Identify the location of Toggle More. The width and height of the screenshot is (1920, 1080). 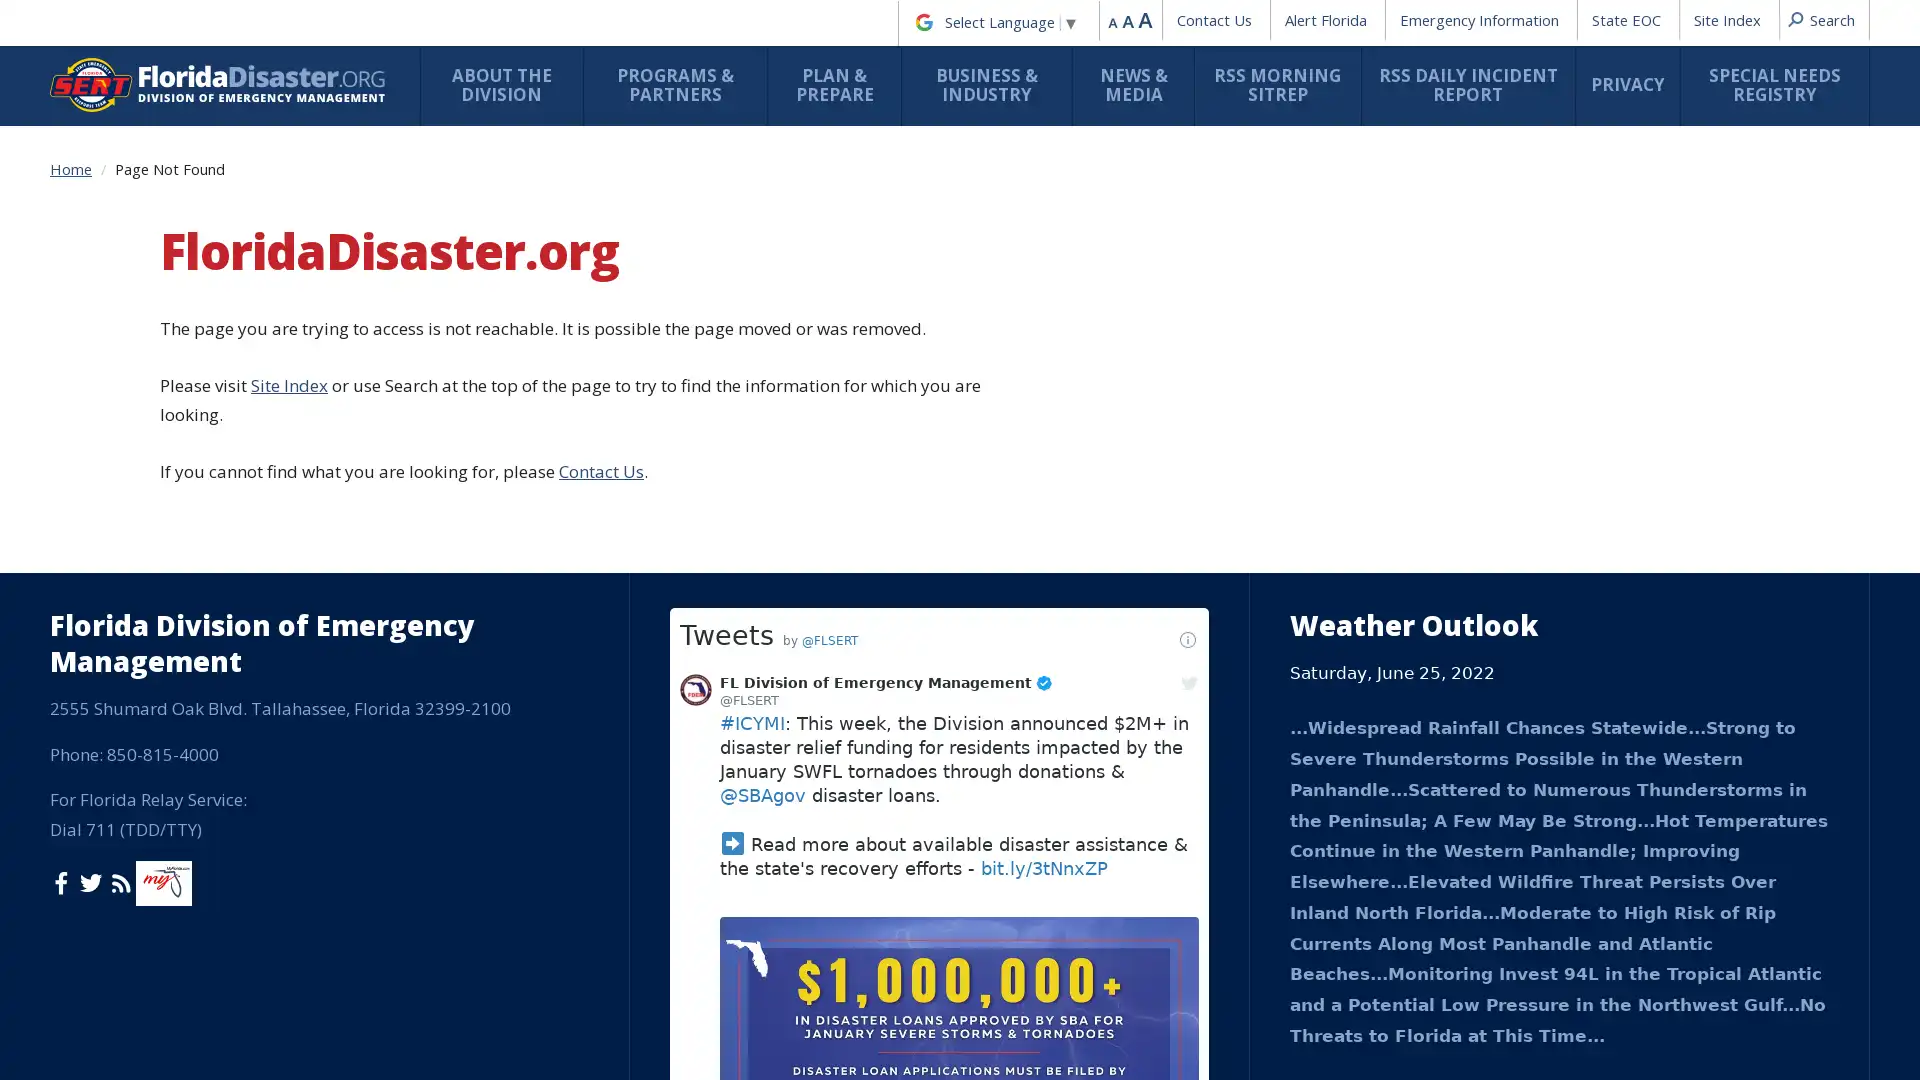
(801, 311).